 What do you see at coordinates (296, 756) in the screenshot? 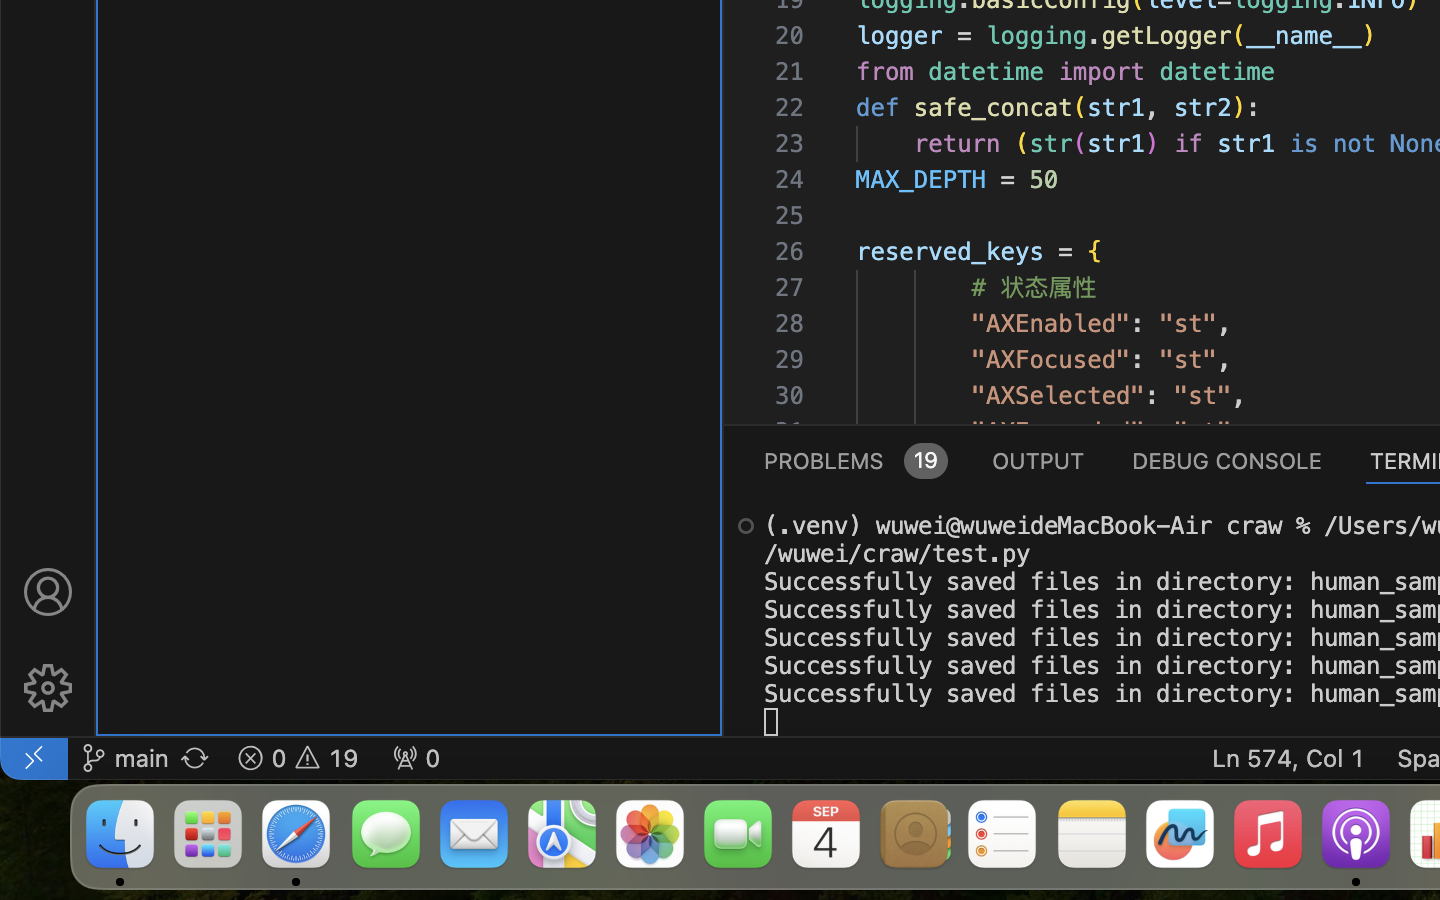
I see `'19  0 '` at bounding box center [296, 756].